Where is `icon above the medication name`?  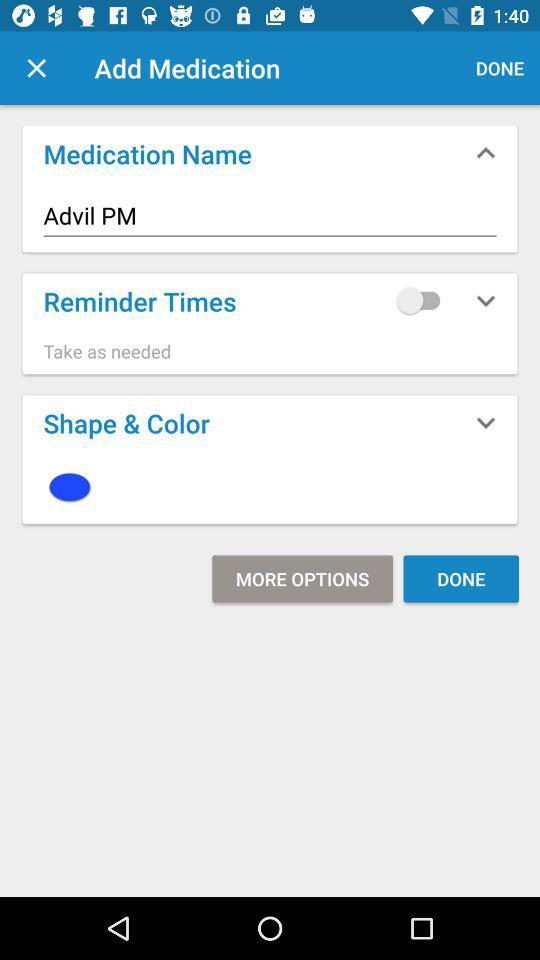
icon above the medication name is located at coordinates (36, 68).